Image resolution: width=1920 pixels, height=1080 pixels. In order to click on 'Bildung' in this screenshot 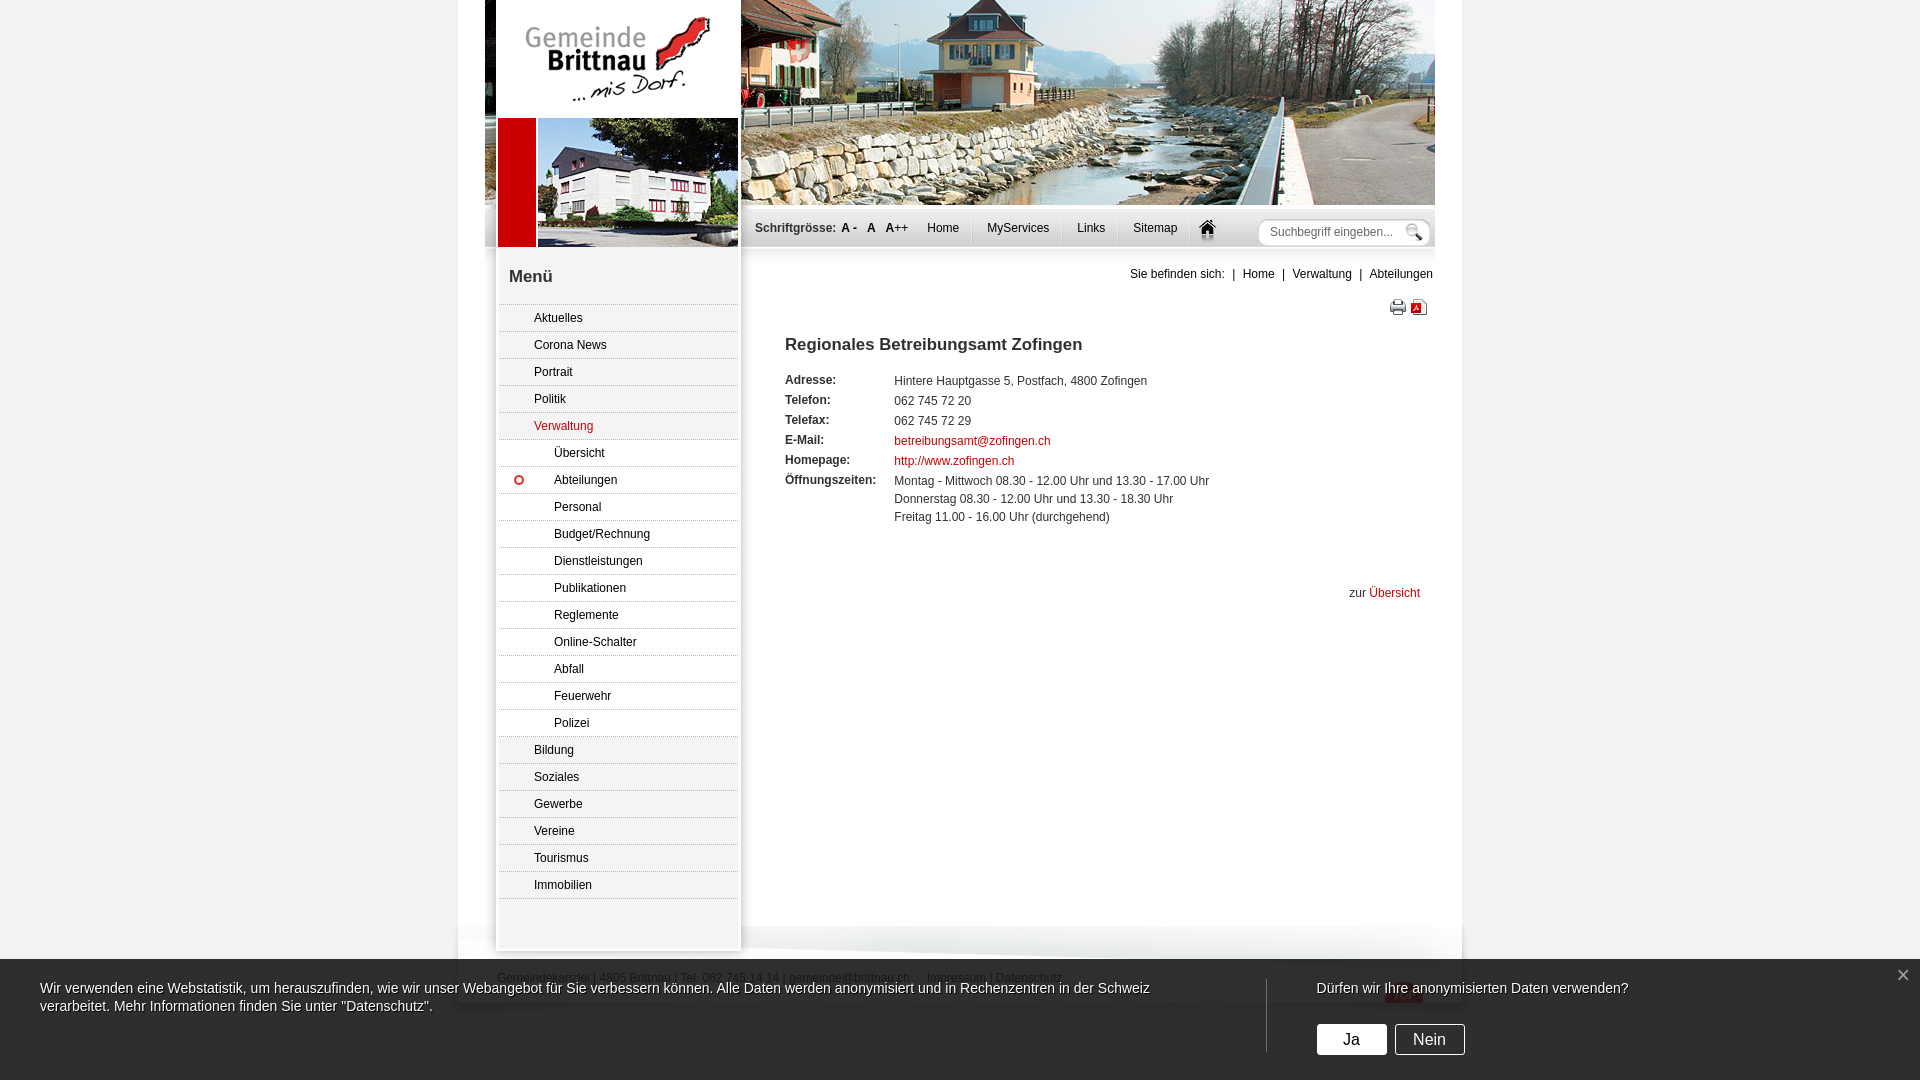, I will do `click(617, 750)`.